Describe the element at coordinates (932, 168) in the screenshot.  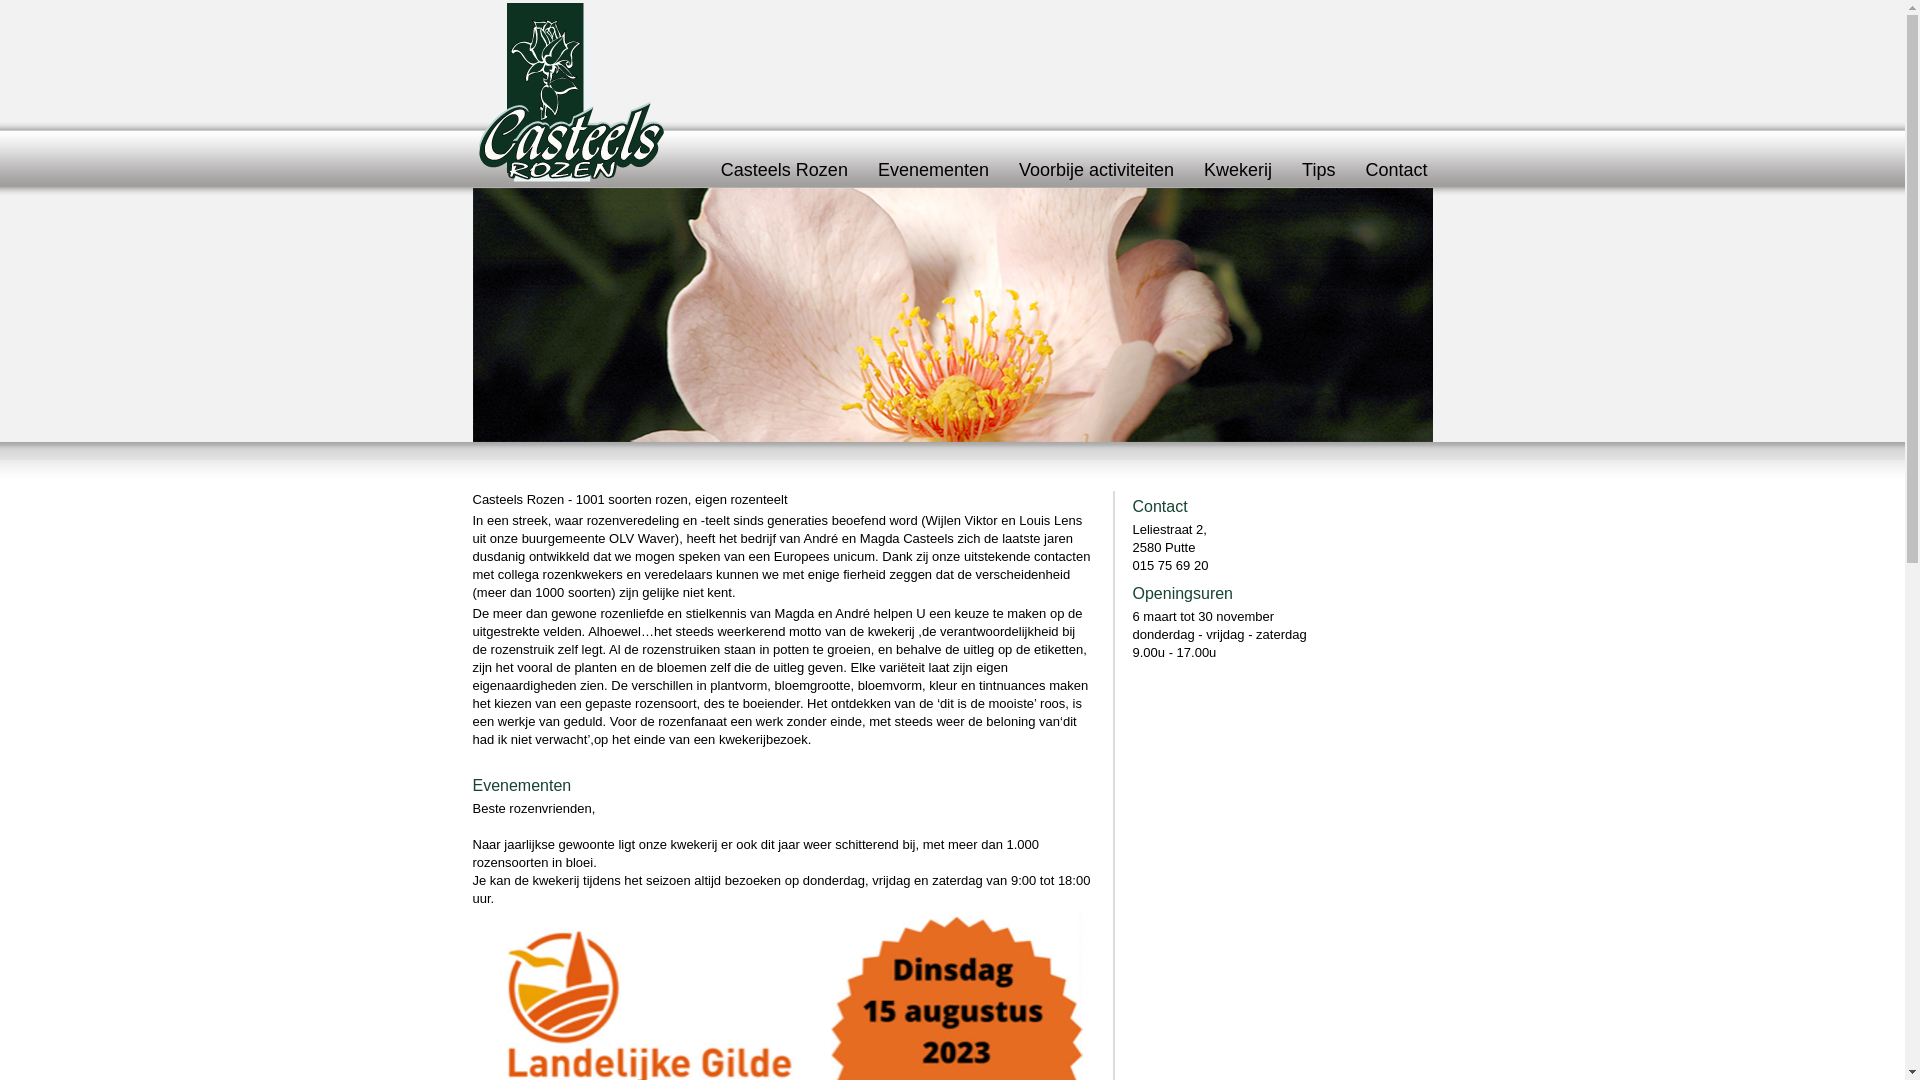
I see `'Evenementen'` at that location.